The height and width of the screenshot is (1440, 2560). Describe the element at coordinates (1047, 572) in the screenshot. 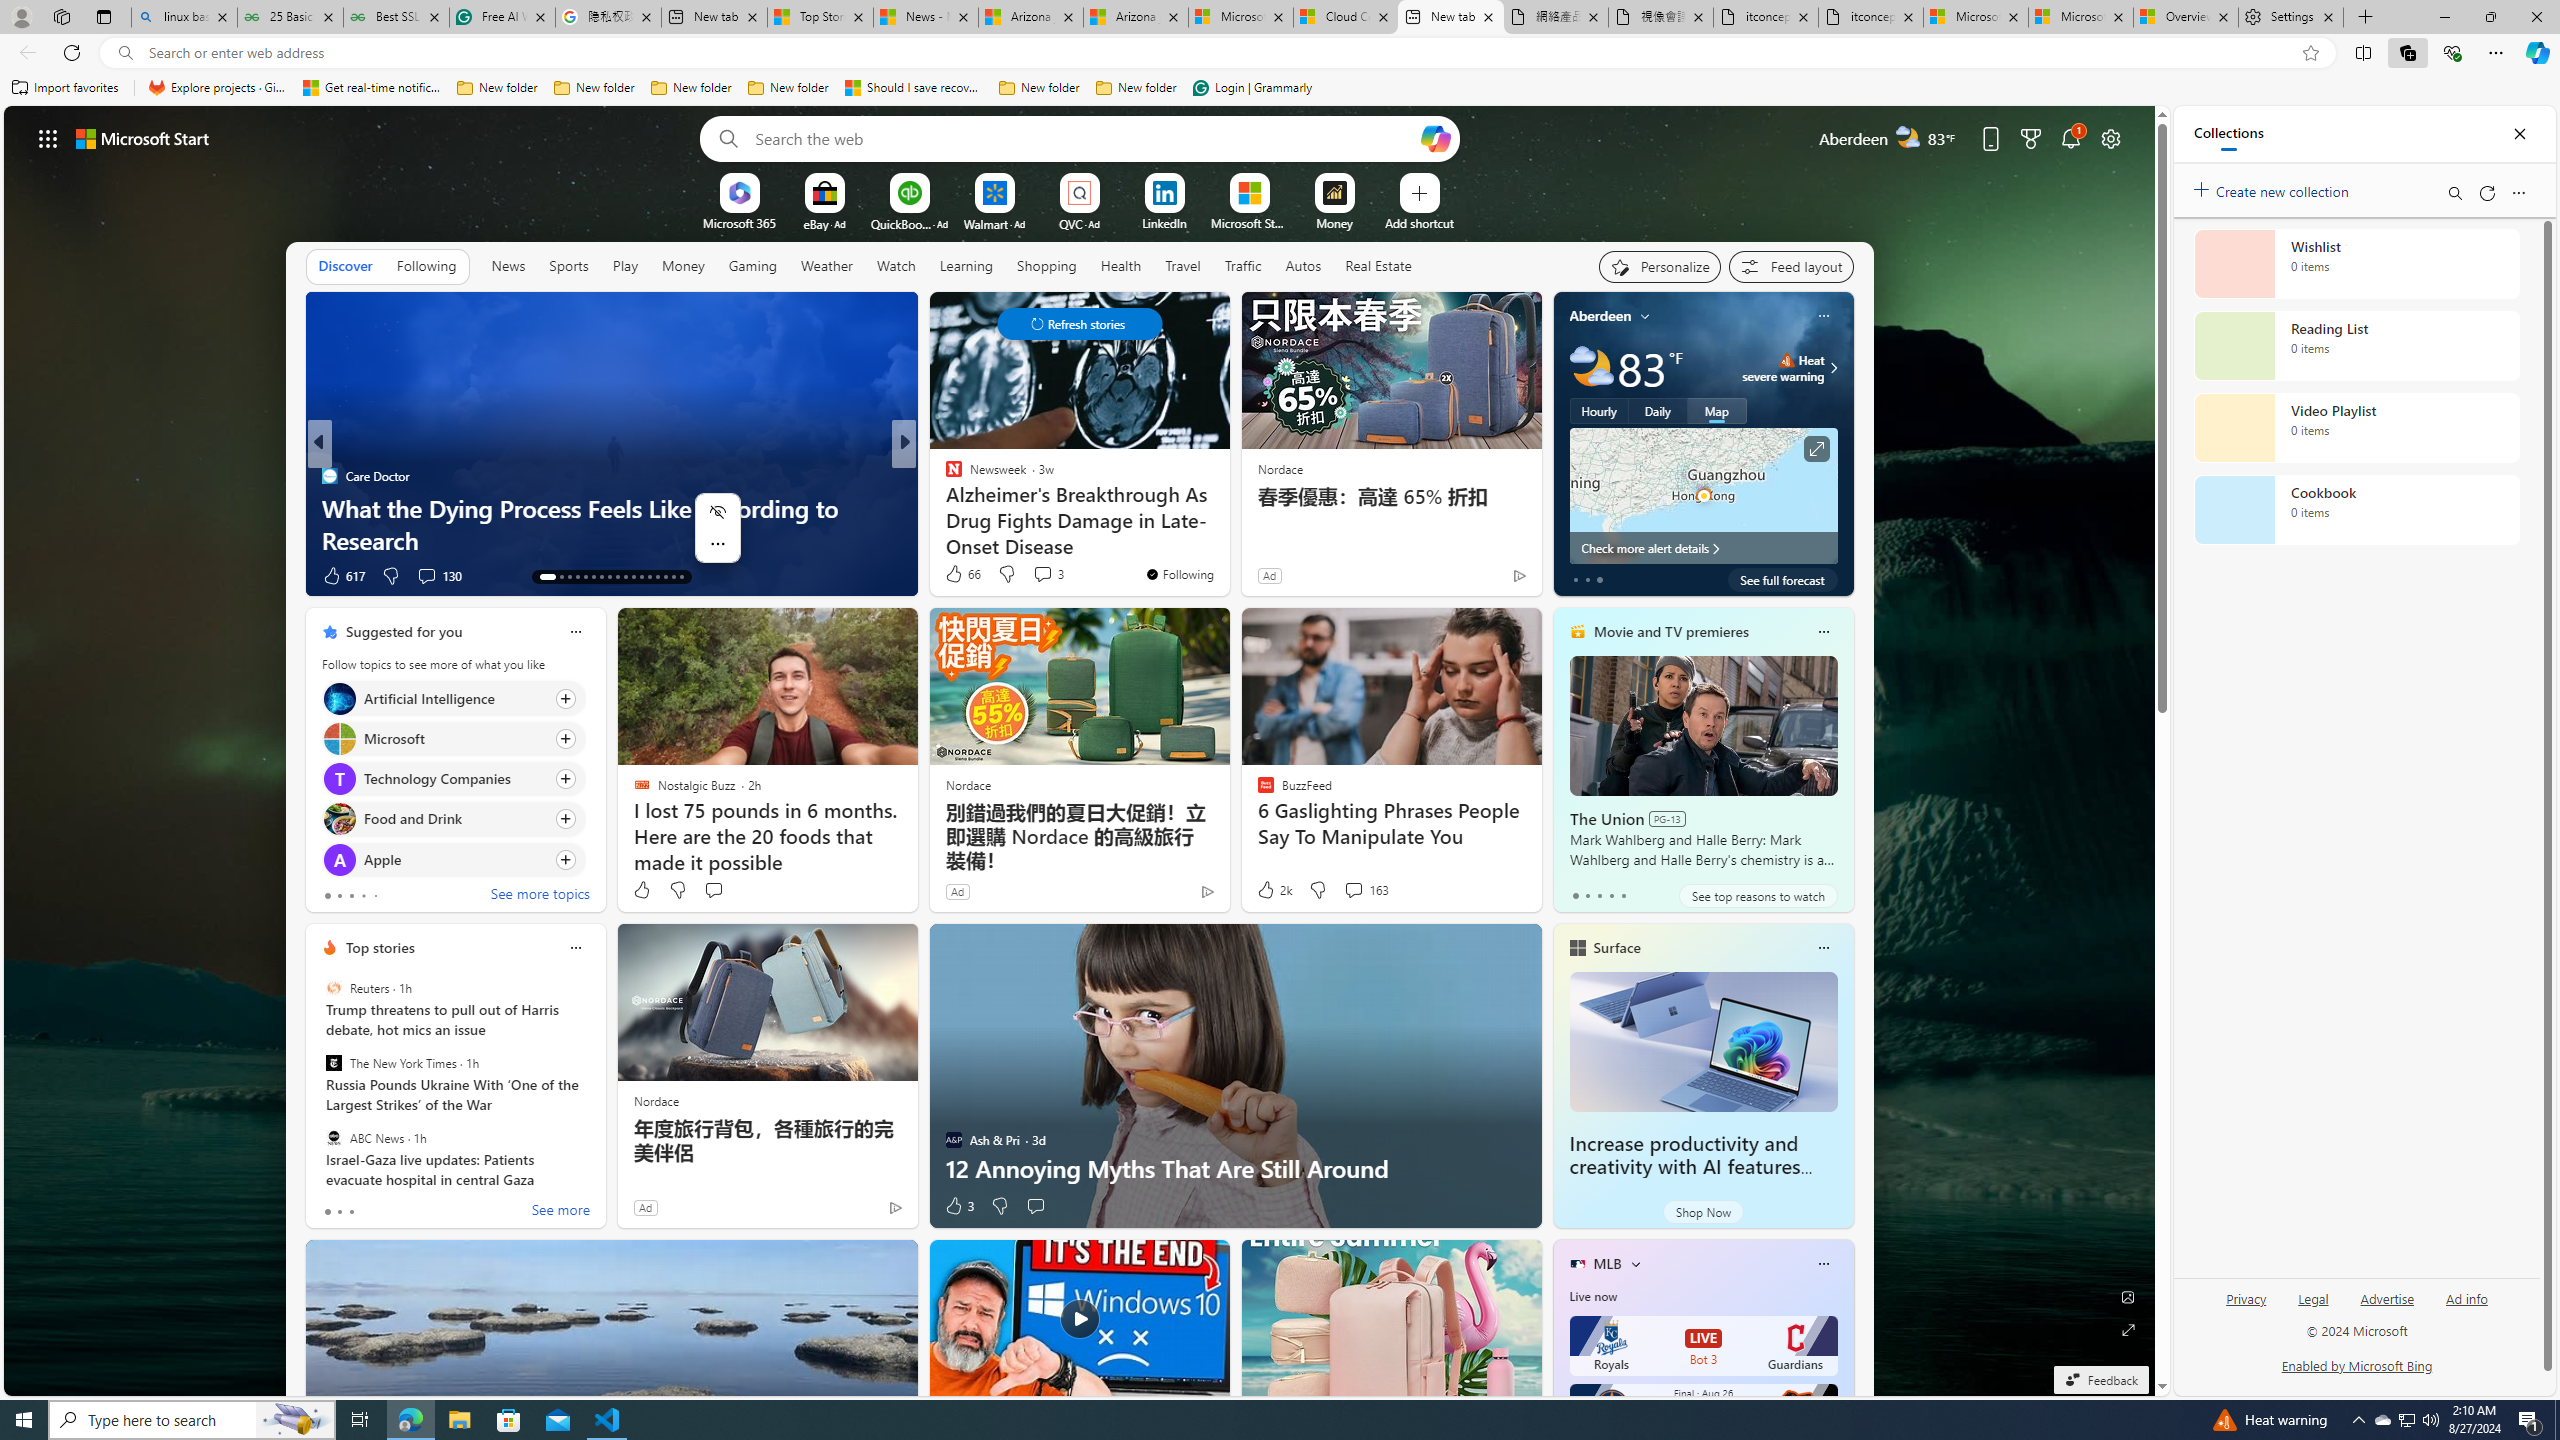

I see `'View comments 3 Comment'` at that location.